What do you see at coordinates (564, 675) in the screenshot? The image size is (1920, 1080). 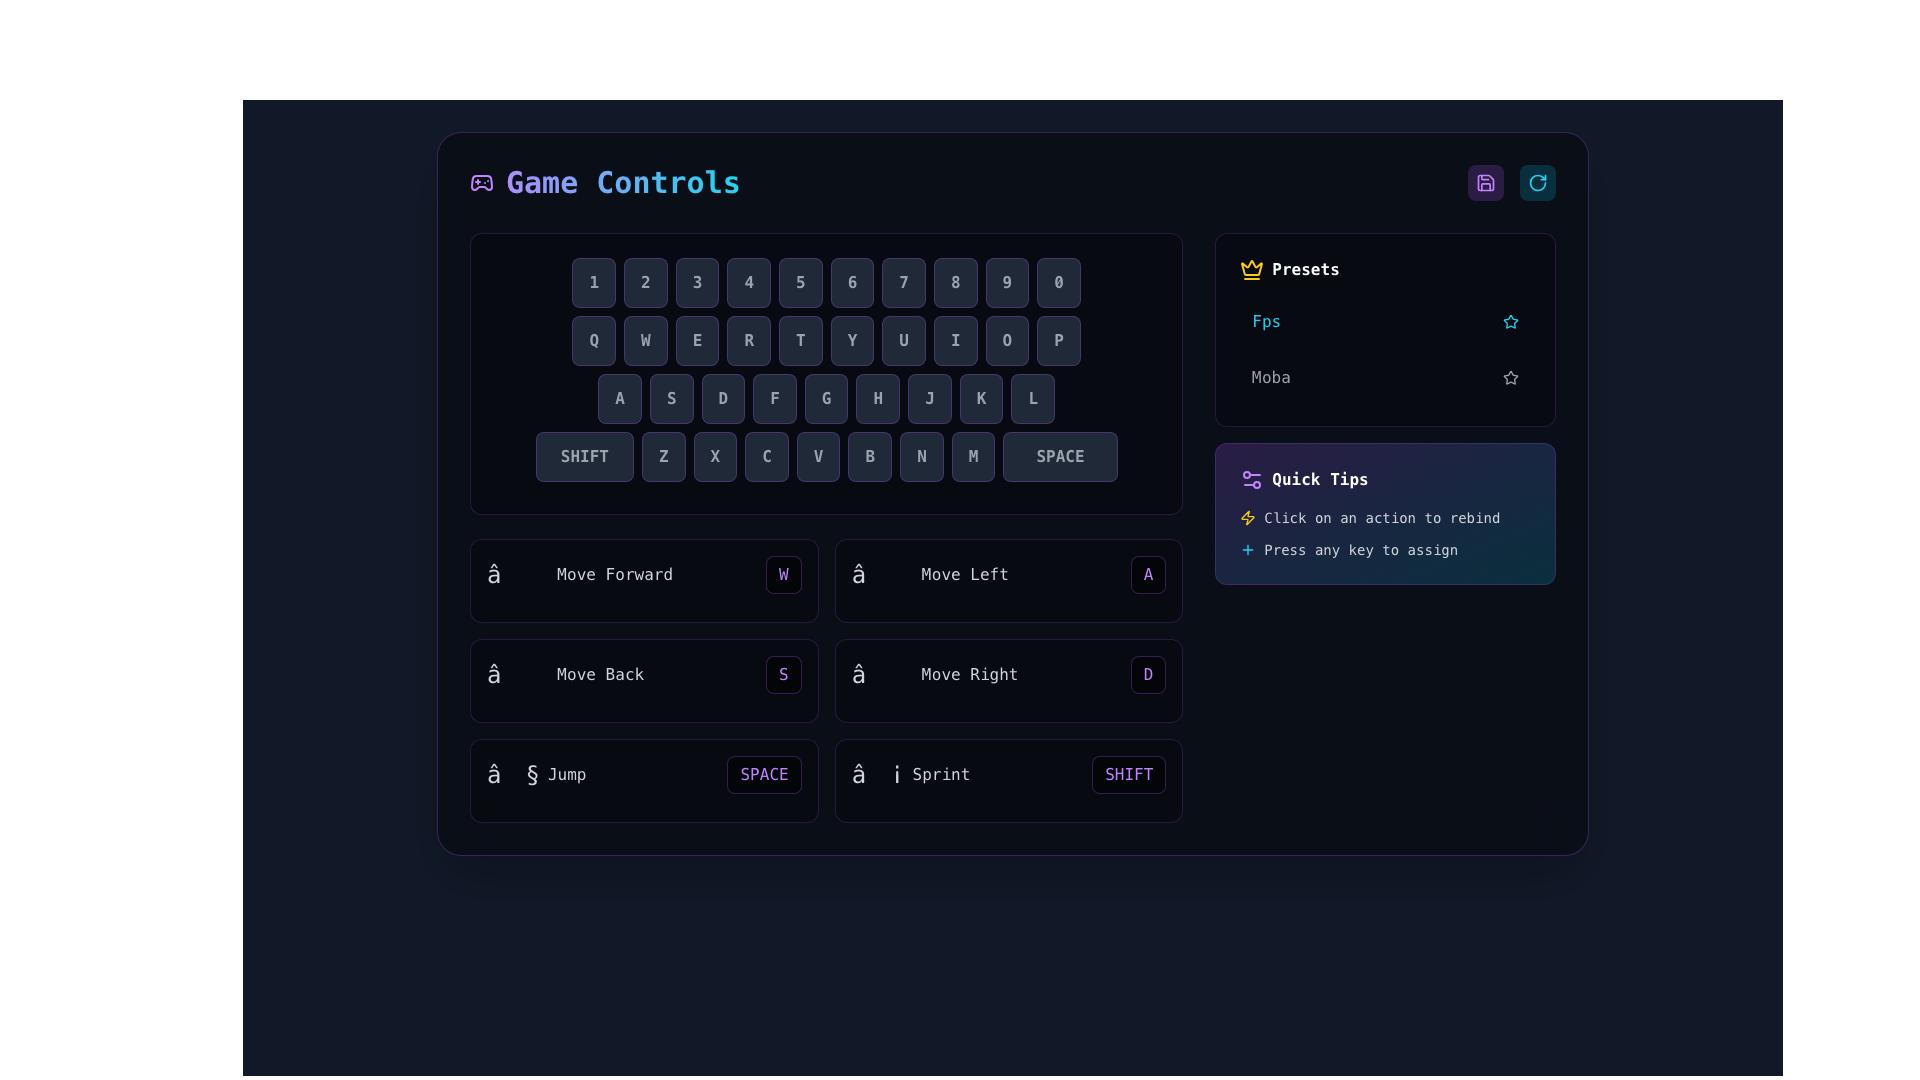 I see `the 'Move Back' label element, which displays a downward arrow symbol and is styled in gray, located in the lower-left section of the control panel` at bounding box center [564, 675].